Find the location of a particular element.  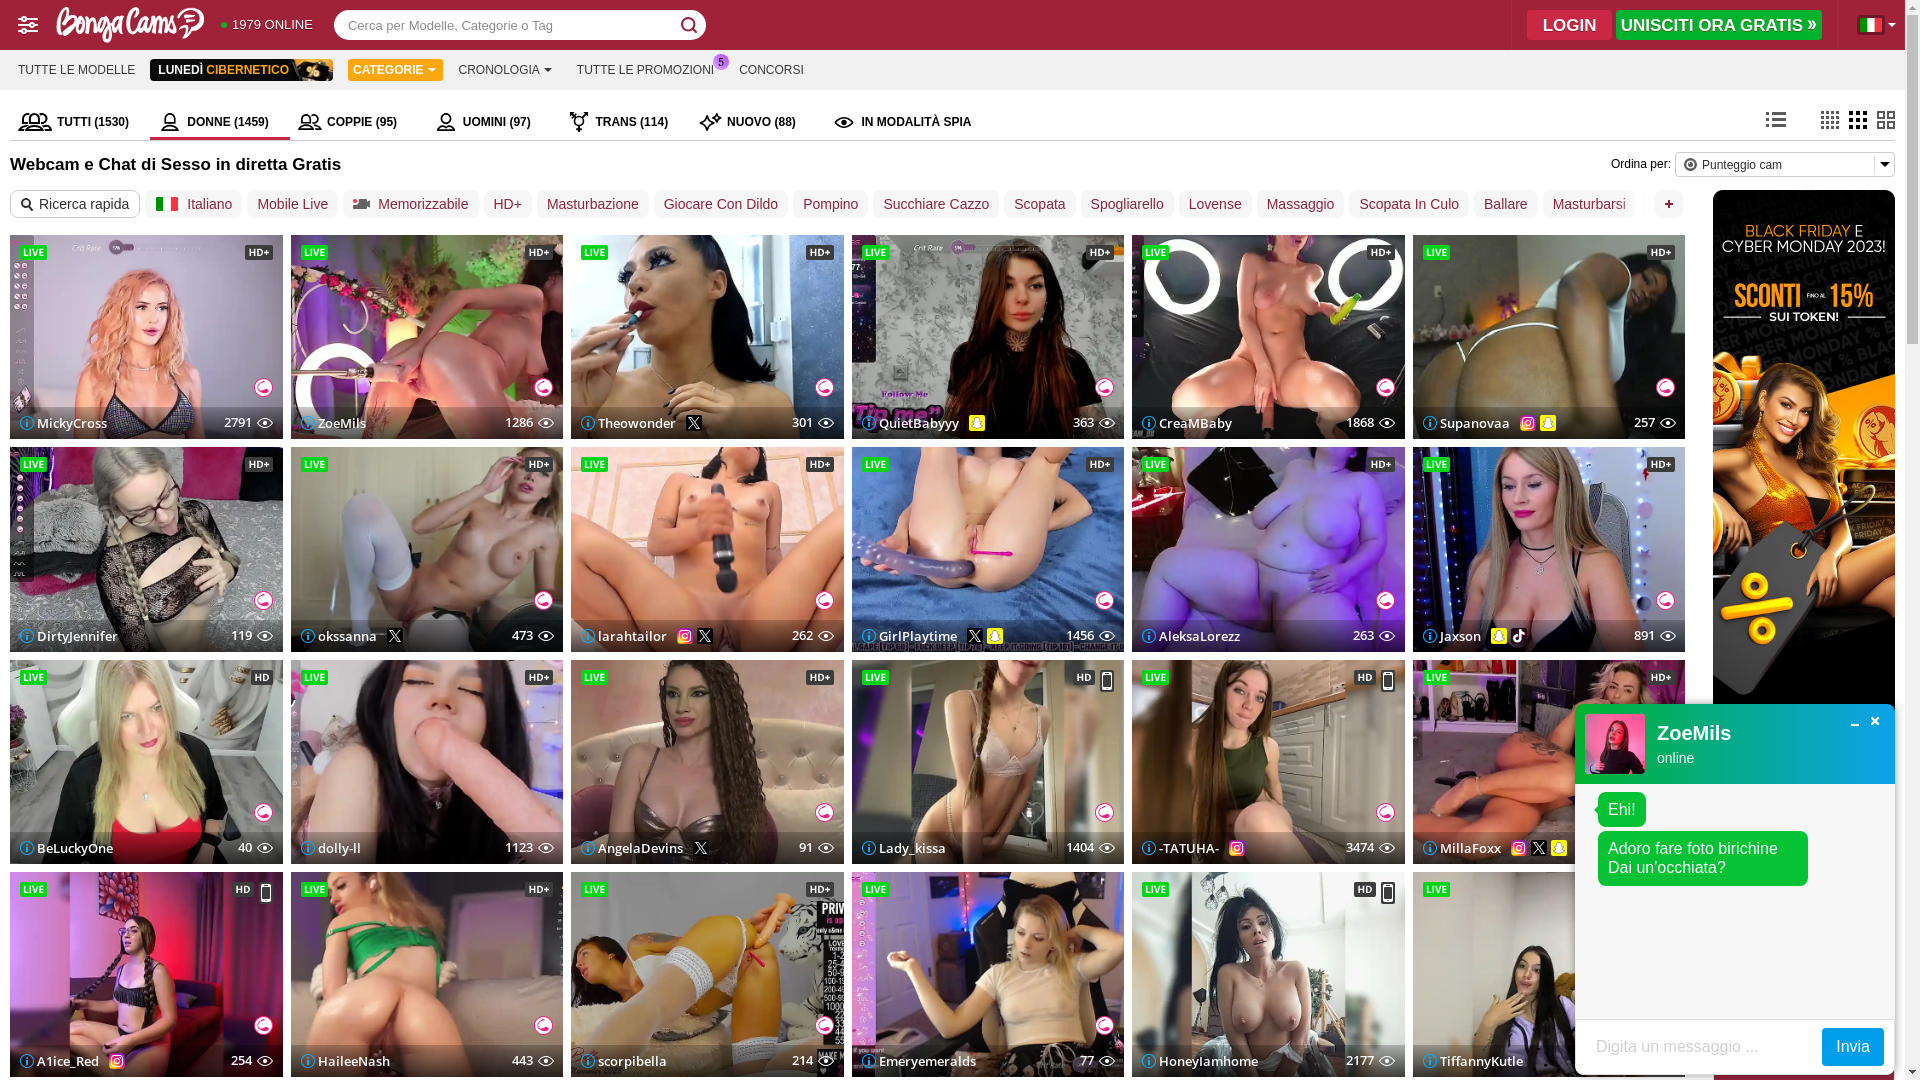

'-TATUHA-' is located at coordinates (1180, 848).